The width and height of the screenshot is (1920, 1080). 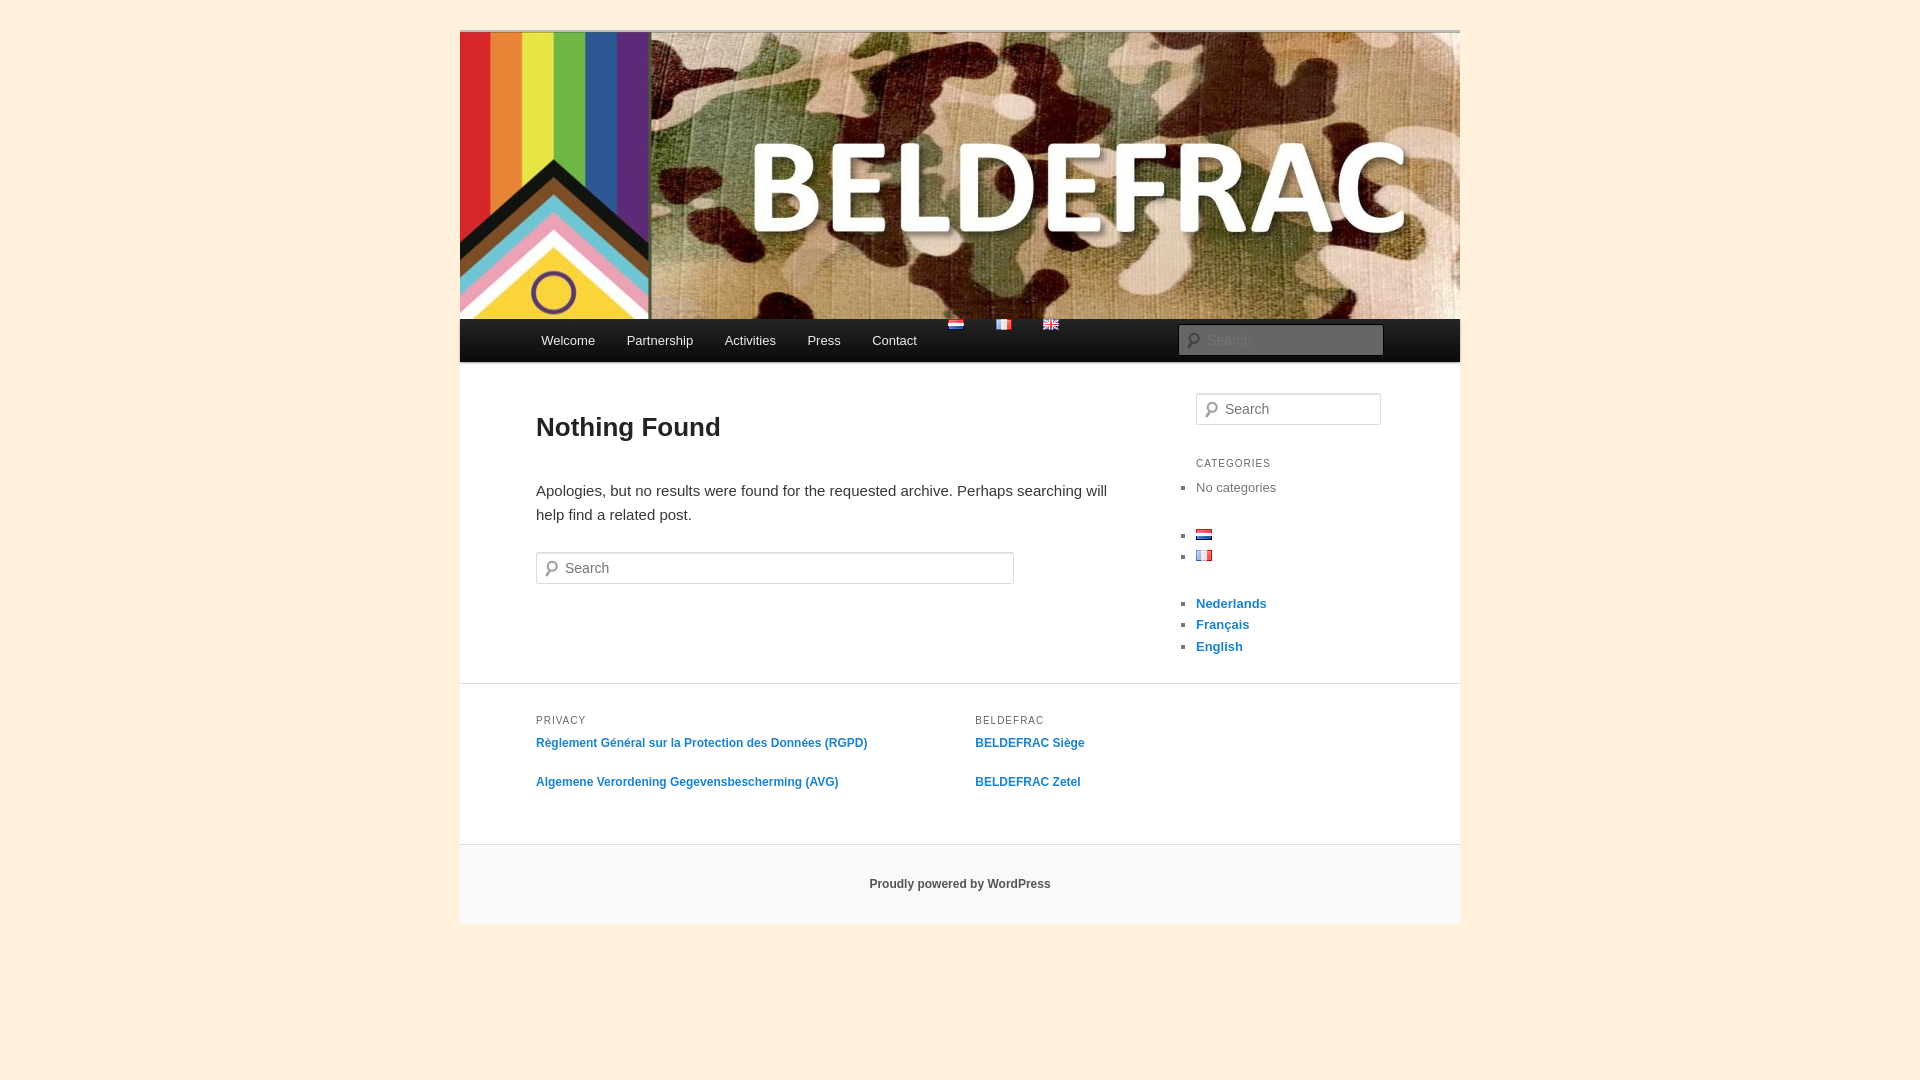 I want to click on 'Algemene Verordening Gegevensbescherming (AVG)', so click(x=687, y=781).